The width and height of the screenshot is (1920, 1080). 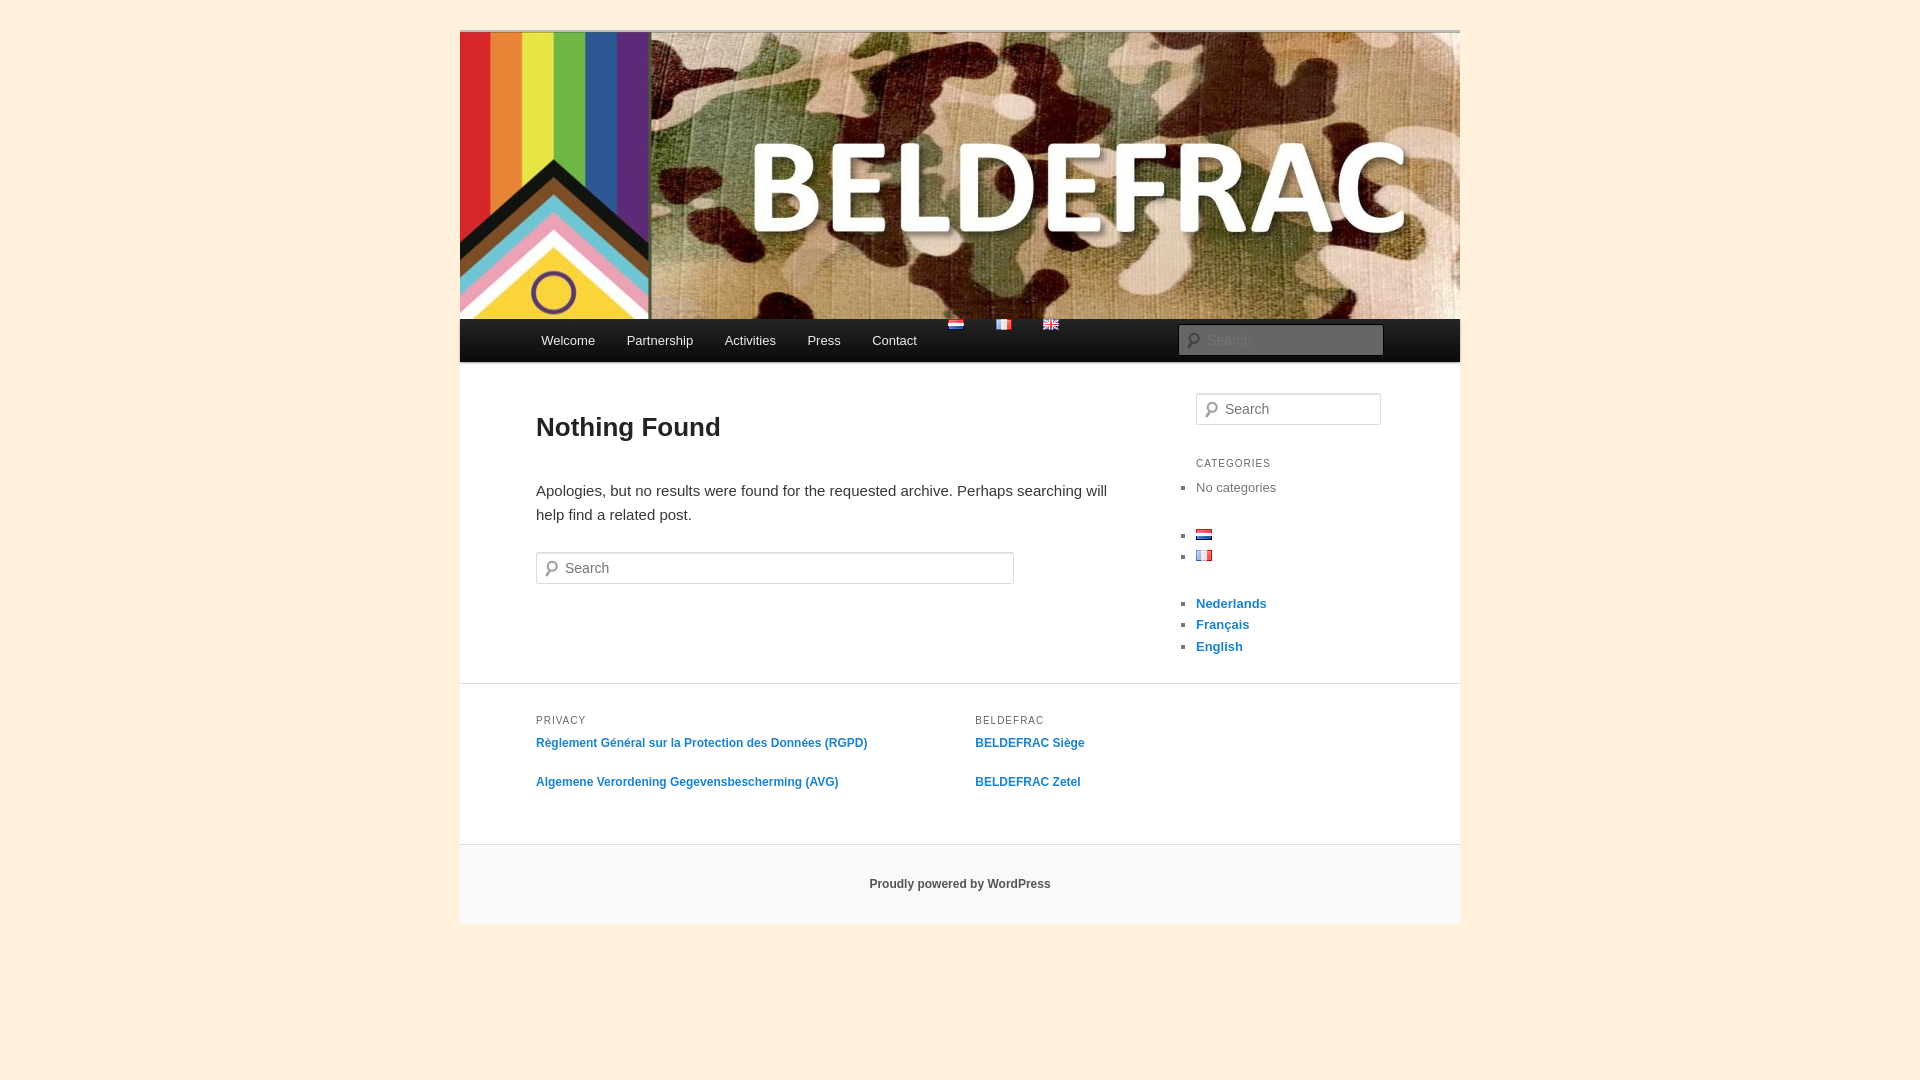 I want to click on 'Algemene Verordening Gegevensbescherming (AVG)', so click(x=687, y=781).